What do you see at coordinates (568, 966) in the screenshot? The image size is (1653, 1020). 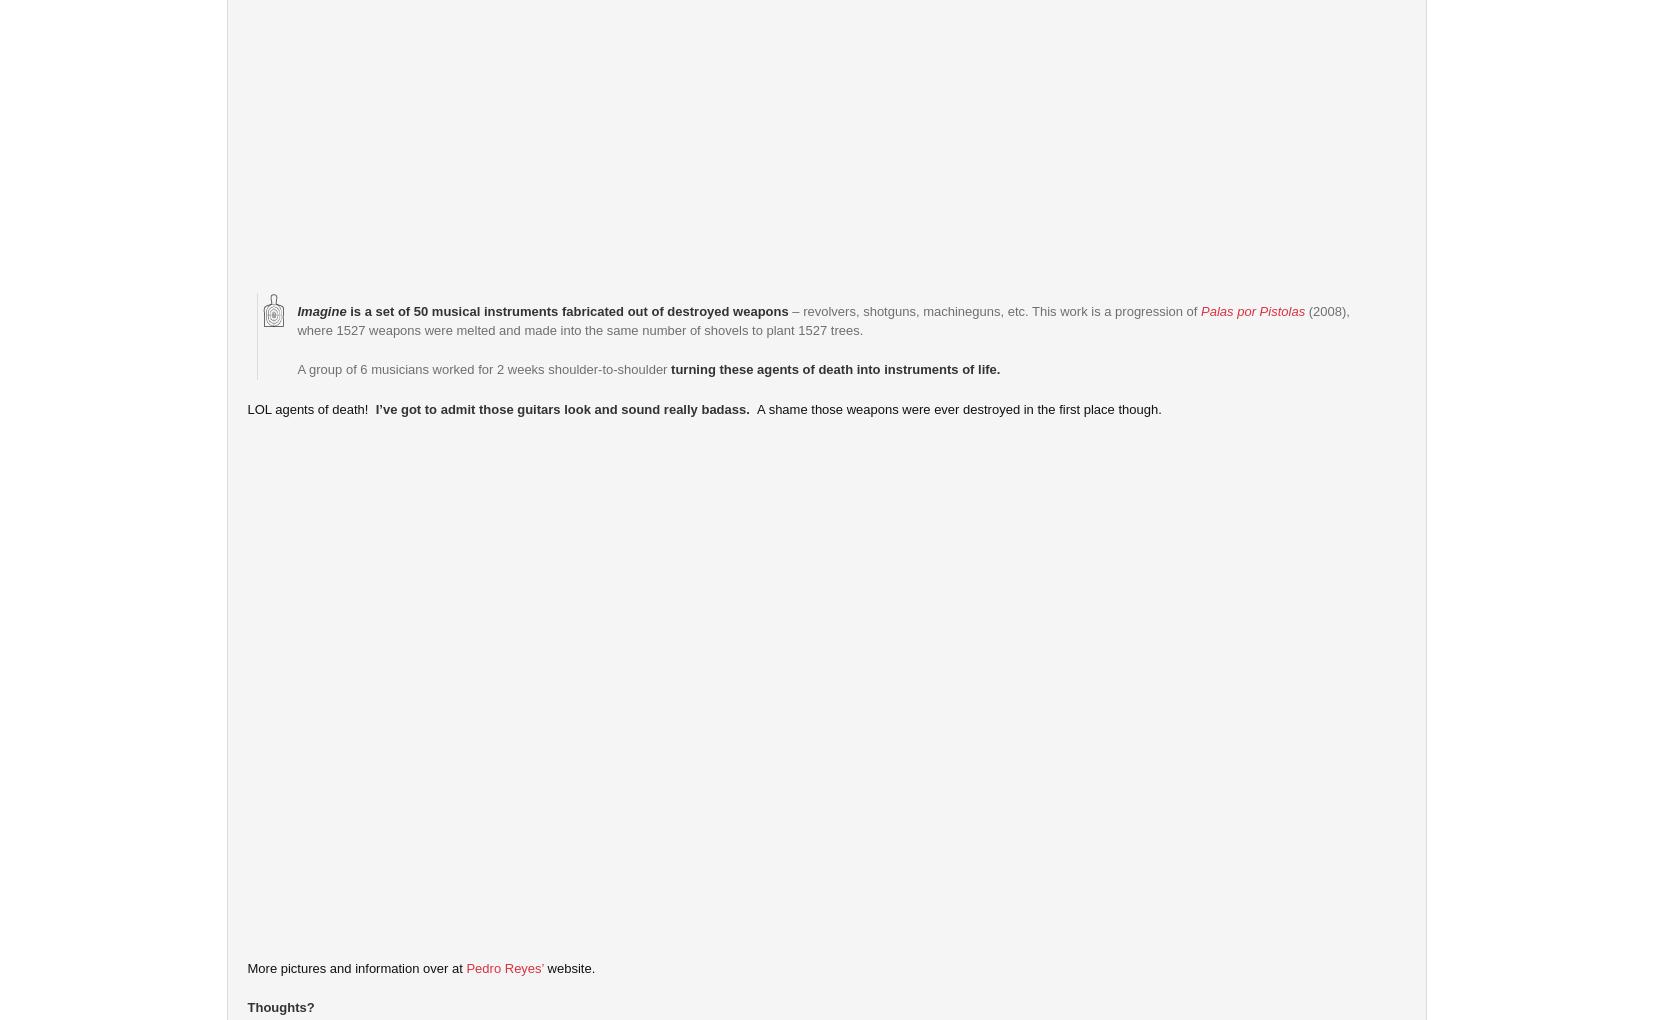 I see `'website.'` at bounding box center [568, 966].